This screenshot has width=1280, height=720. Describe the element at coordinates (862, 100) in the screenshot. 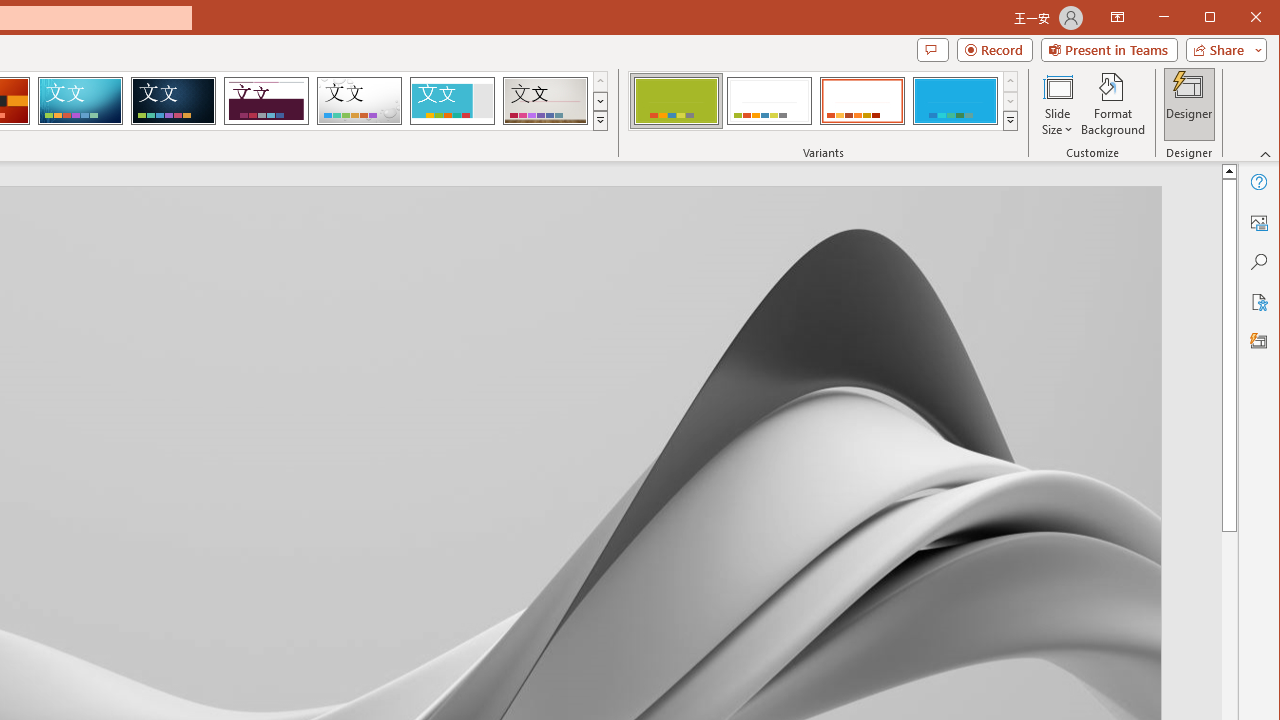

I see `'Basis Variant 3'` at that location.